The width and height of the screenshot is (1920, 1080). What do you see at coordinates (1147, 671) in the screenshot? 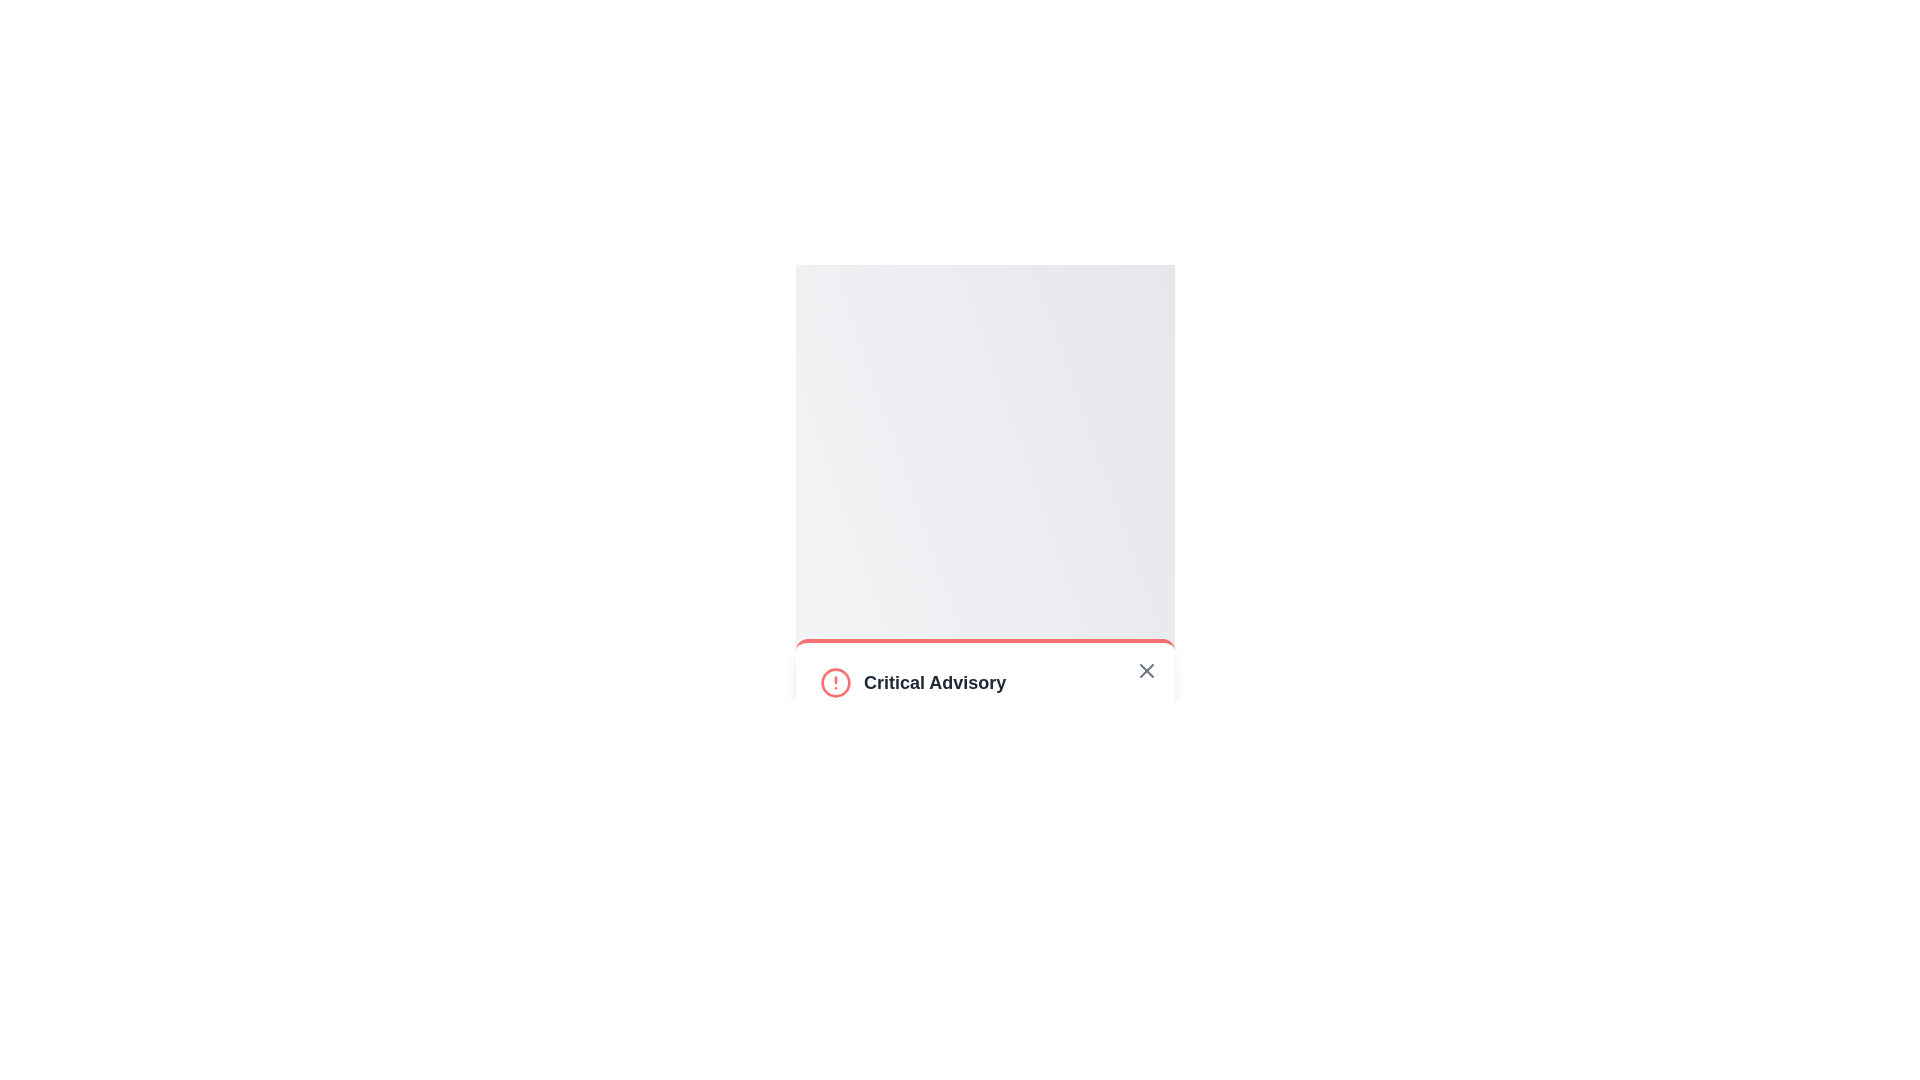
I see `the close button to dismiss the advisory panel` at bounding box center [1147, 671].